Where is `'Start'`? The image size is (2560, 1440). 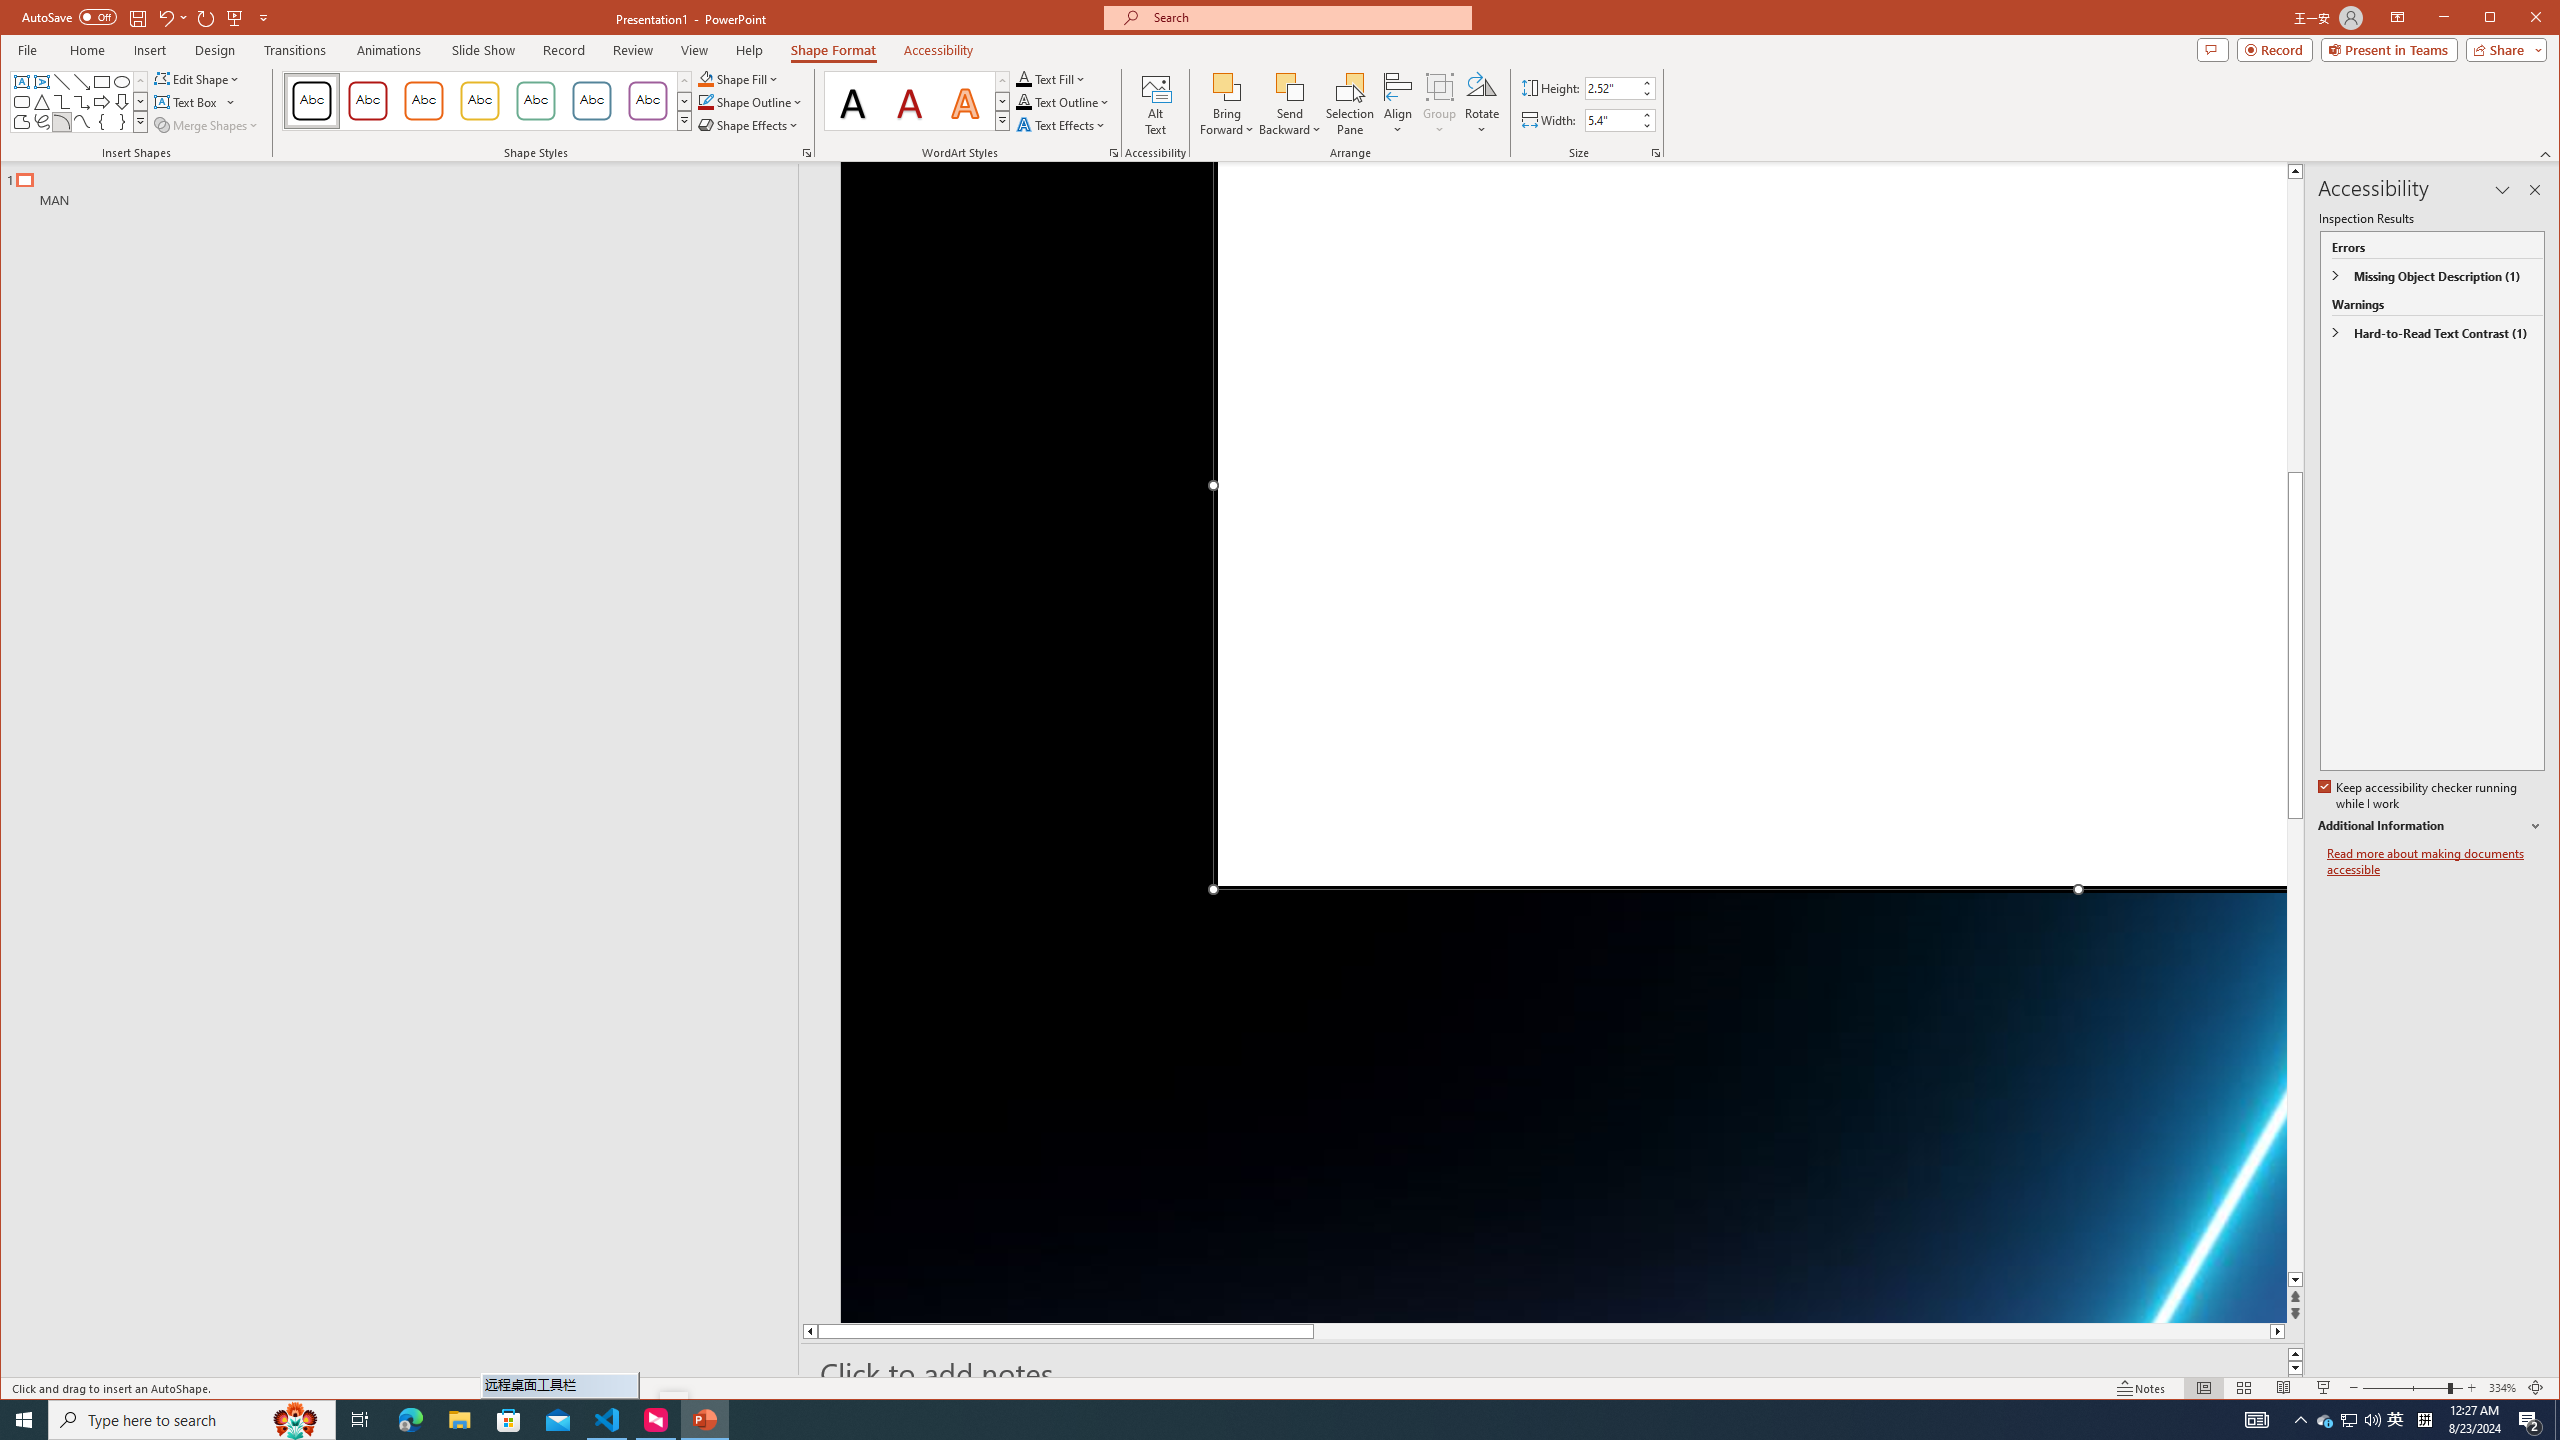 'Start' is located at coordinates (24, 1418).